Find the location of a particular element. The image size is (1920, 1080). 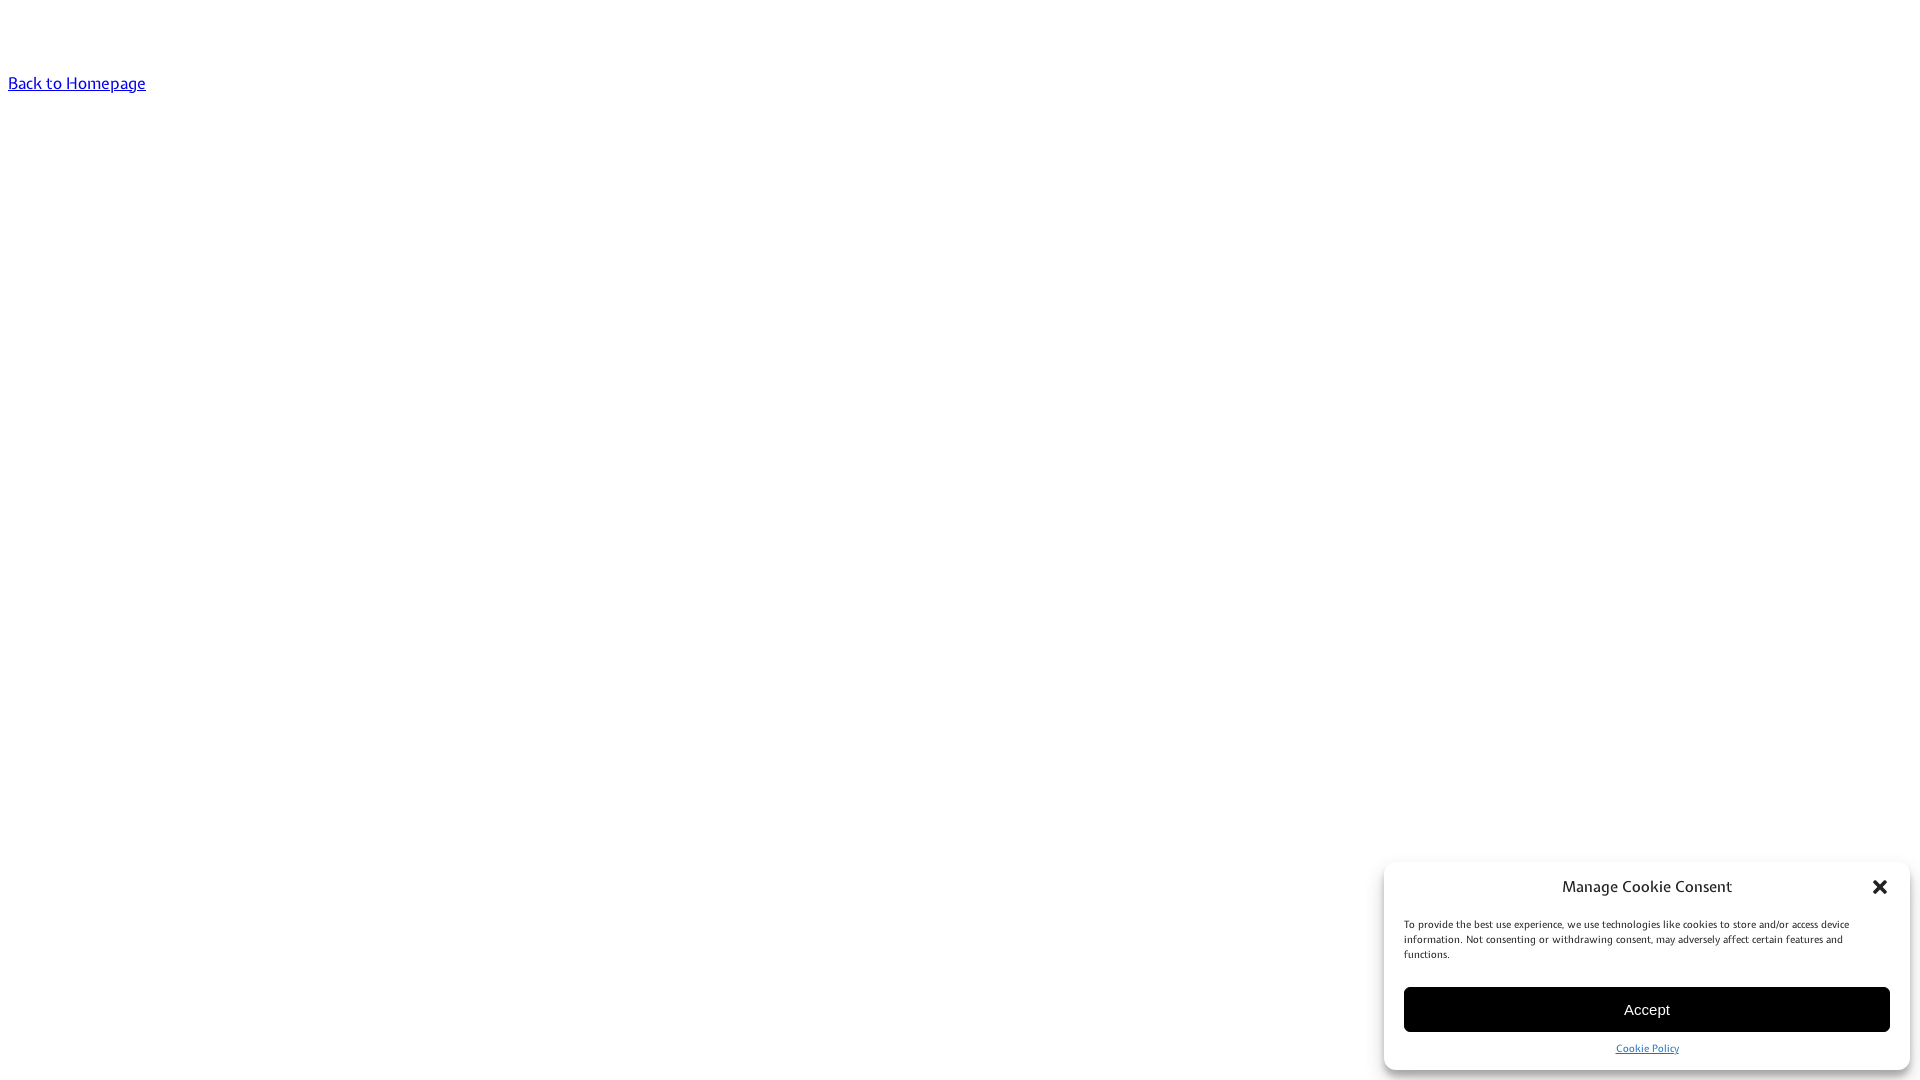

'Accept' is located at coordinates (1646, 1009).